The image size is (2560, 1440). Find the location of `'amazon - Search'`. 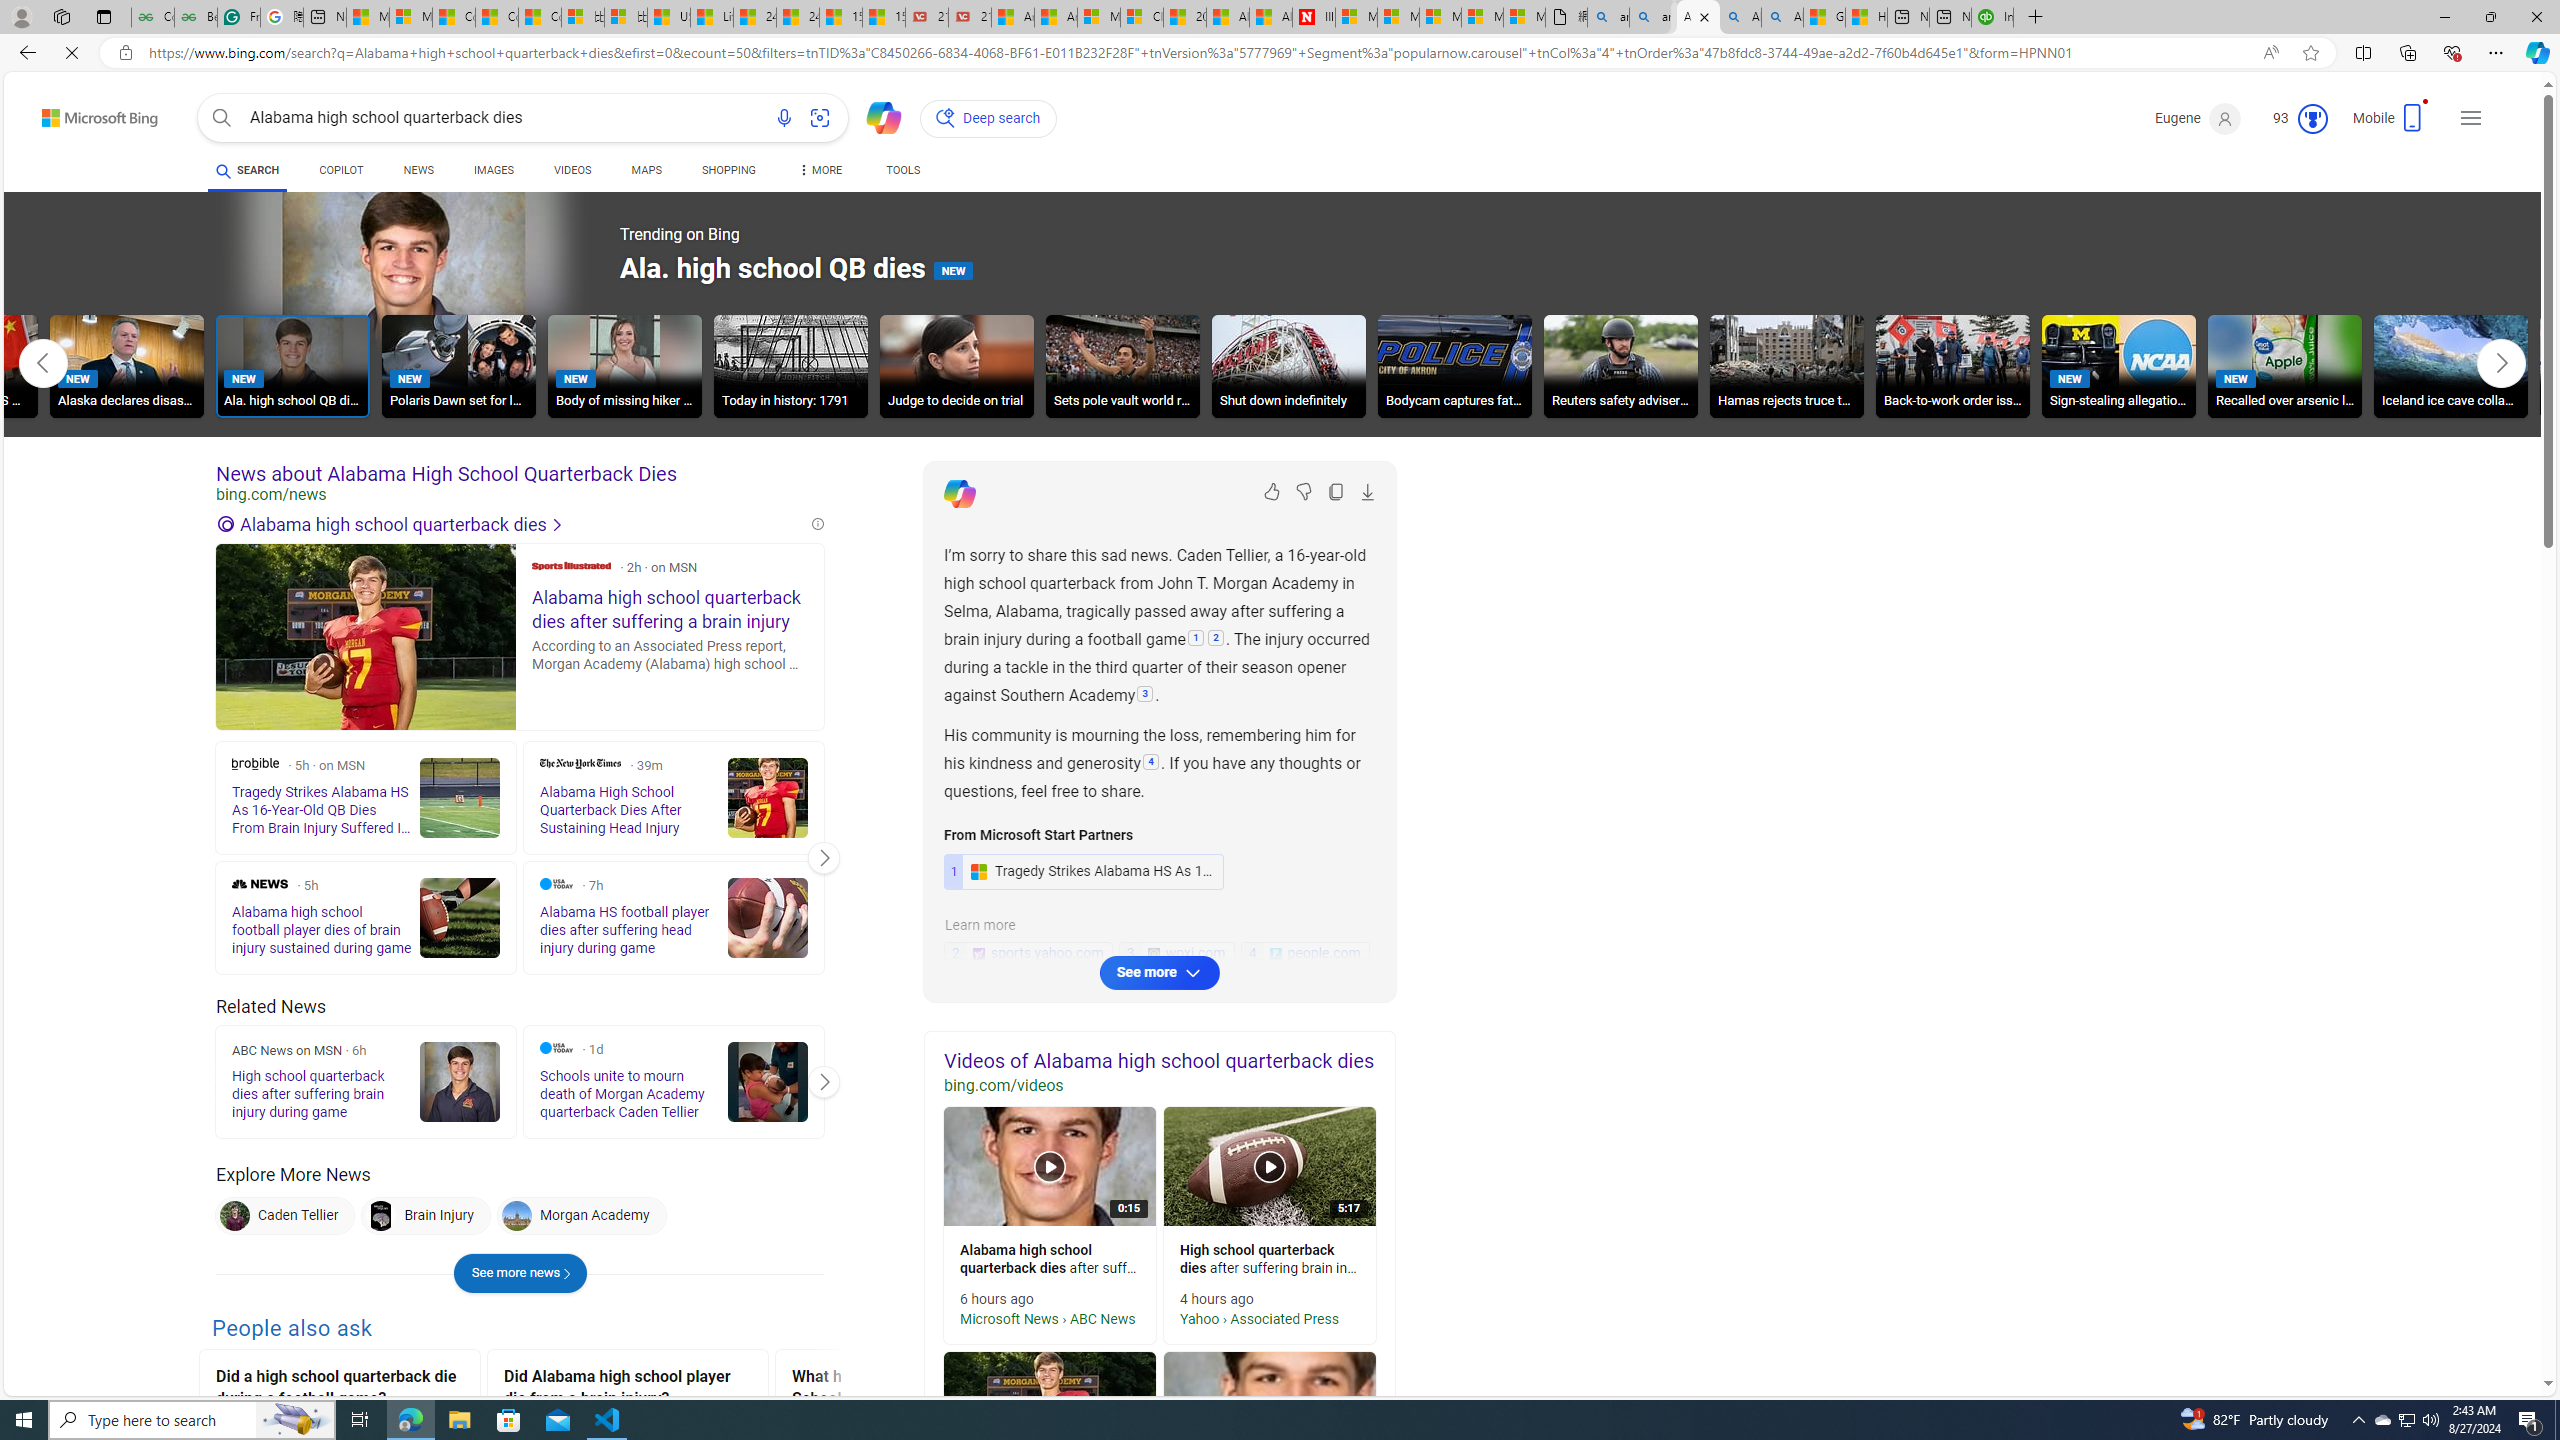

'amazon - Search' is located at coordinates (1607, 16).